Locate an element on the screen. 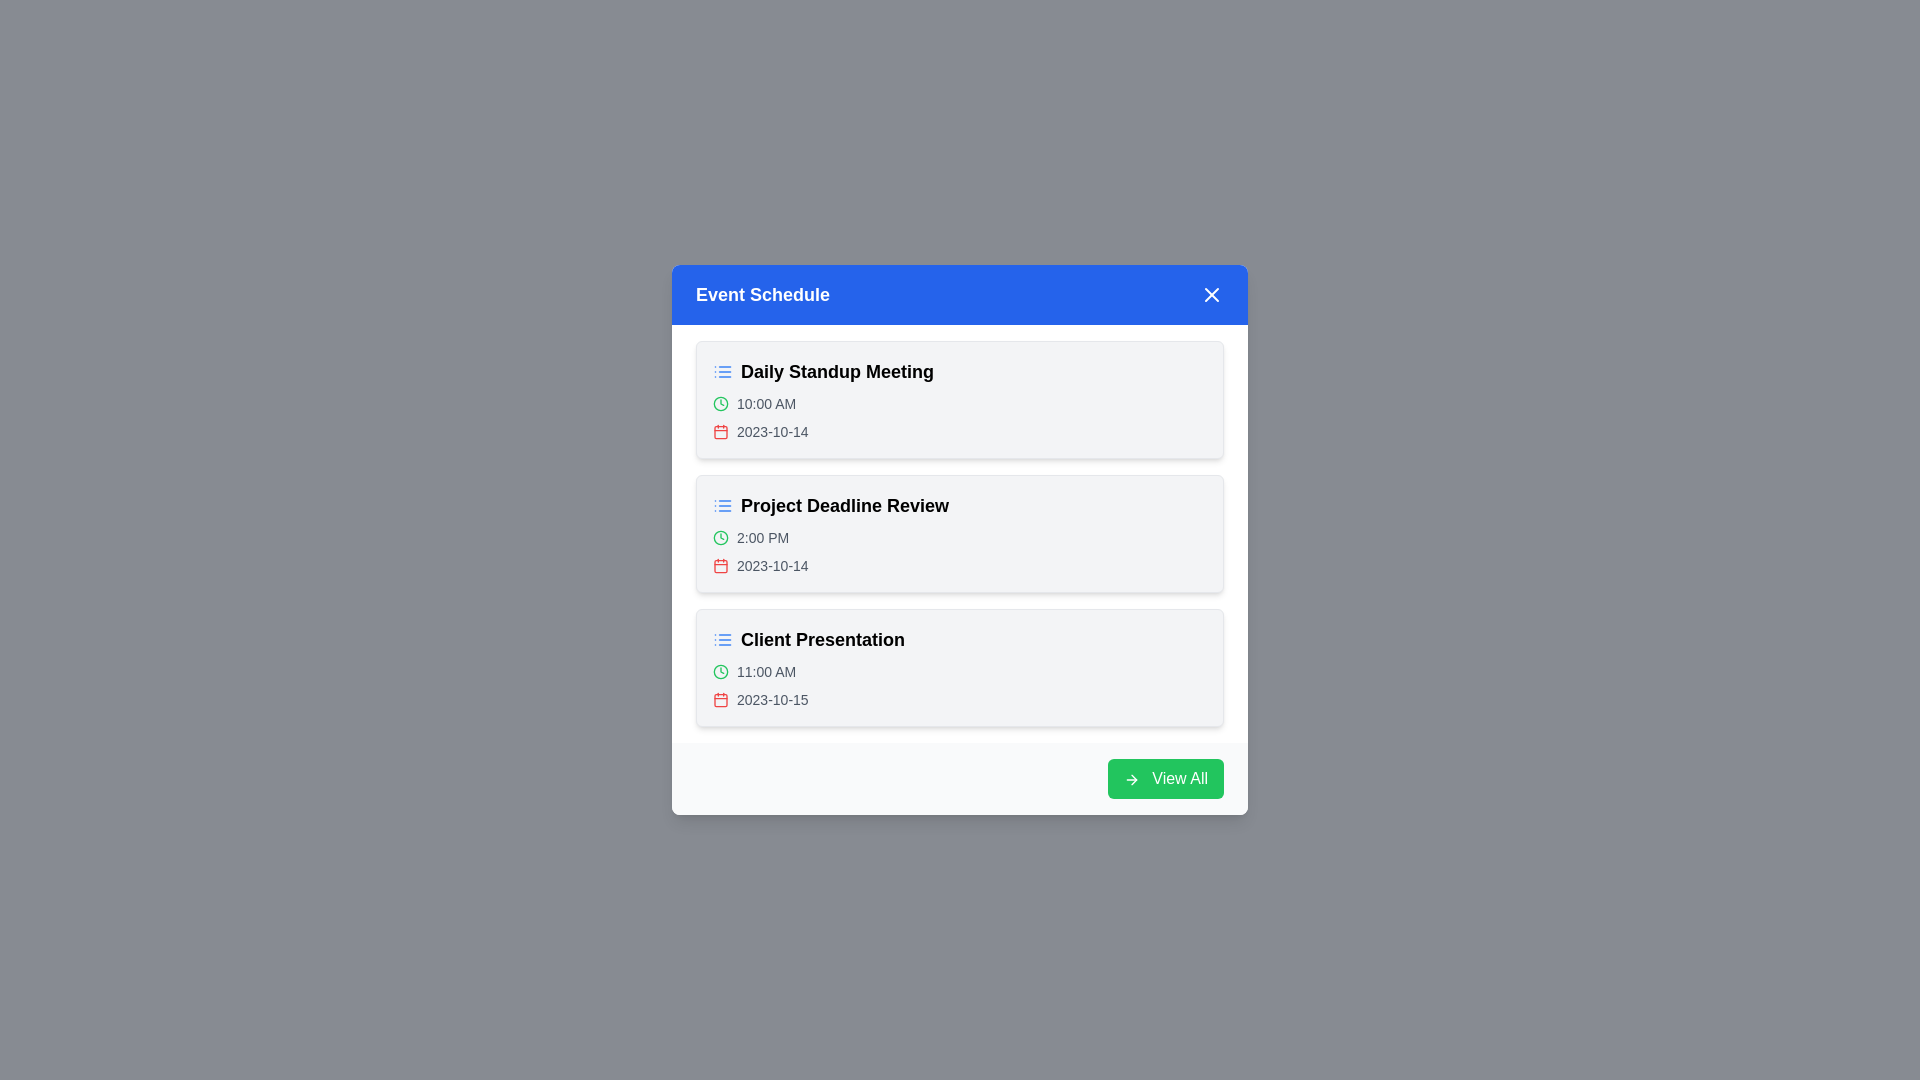 Image resolution: width=1920 pixels, height=1080 pixels. the SVG Calendar Icon, which is a vibrant red icon with rounded corners located to the left of the date text '2023-10-14' is located at coordinates (720, 431).